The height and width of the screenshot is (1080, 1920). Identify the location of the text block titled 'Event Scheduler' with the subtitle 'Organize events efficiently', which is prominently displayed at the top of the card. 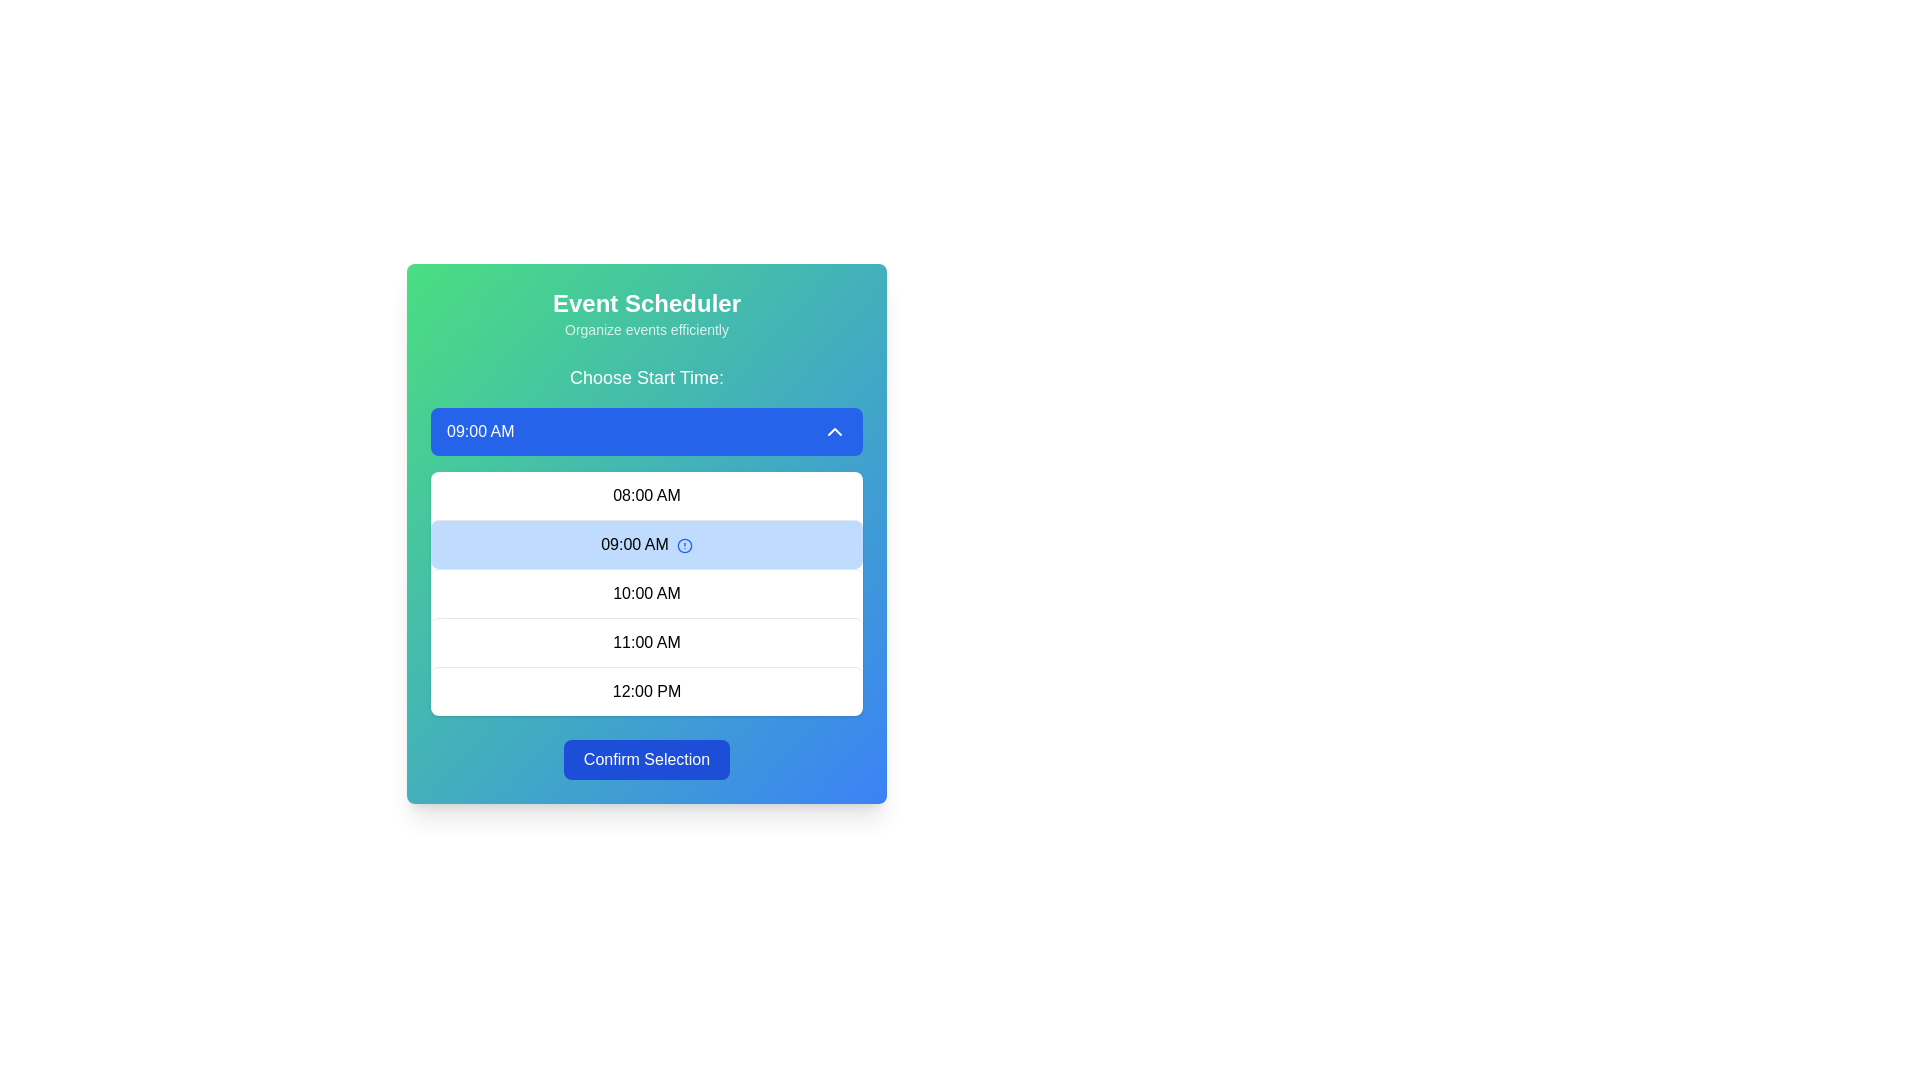
(647, 313).